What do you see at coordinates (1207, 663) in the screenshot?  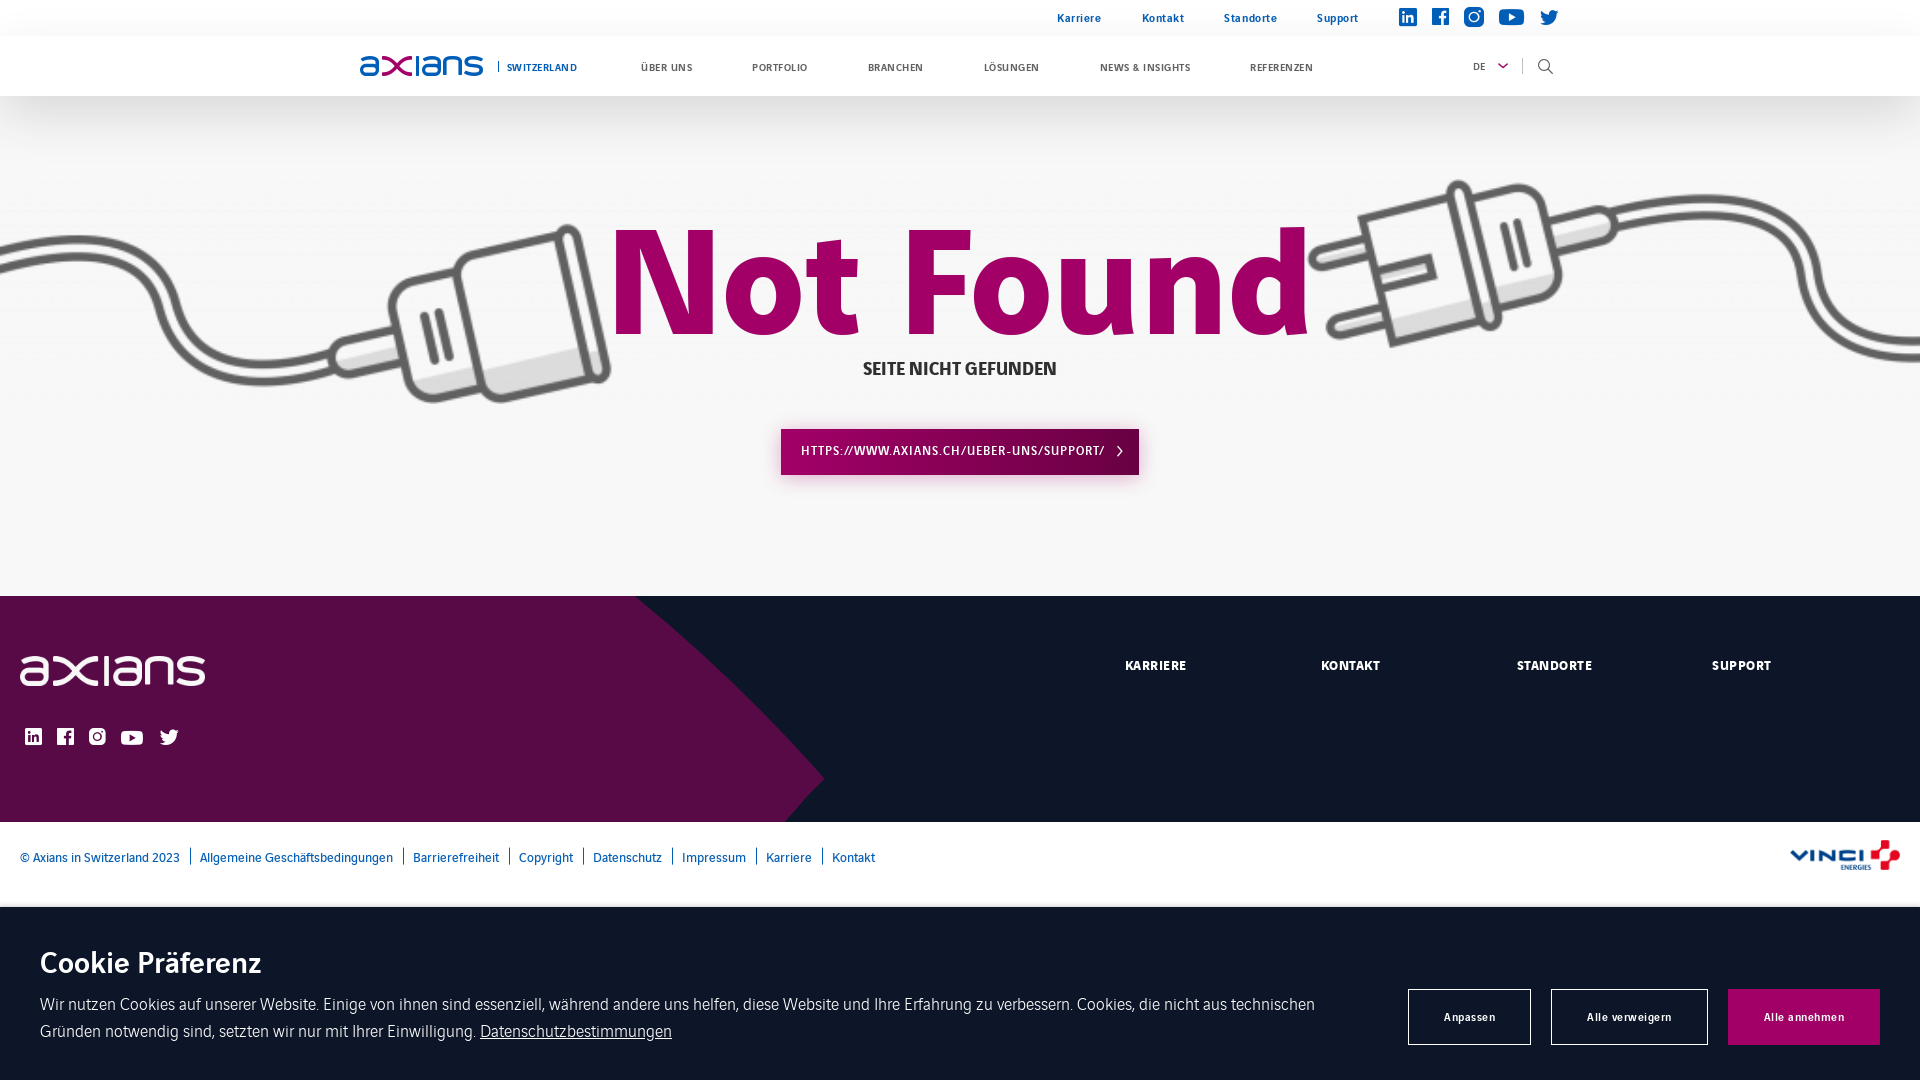 I see `'KARRIERE'` at bounding box center [1207, 663].